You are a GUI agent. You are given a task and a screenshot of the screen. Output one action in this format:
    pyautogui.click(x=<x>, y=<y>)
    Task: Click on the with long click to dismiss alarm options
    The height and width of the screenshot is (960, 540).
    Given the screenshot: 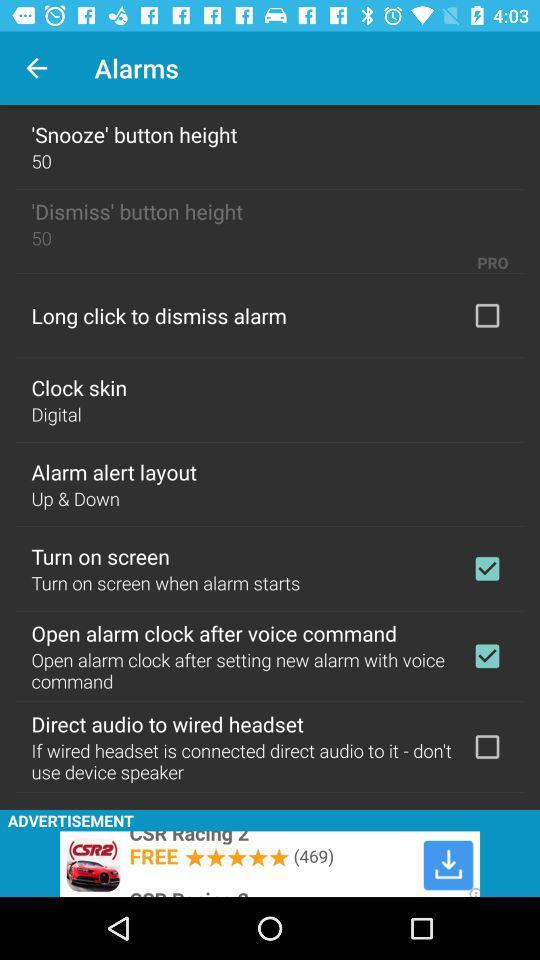 What is the action you would take?
    pyautogui.click(x=486, y=315)
    